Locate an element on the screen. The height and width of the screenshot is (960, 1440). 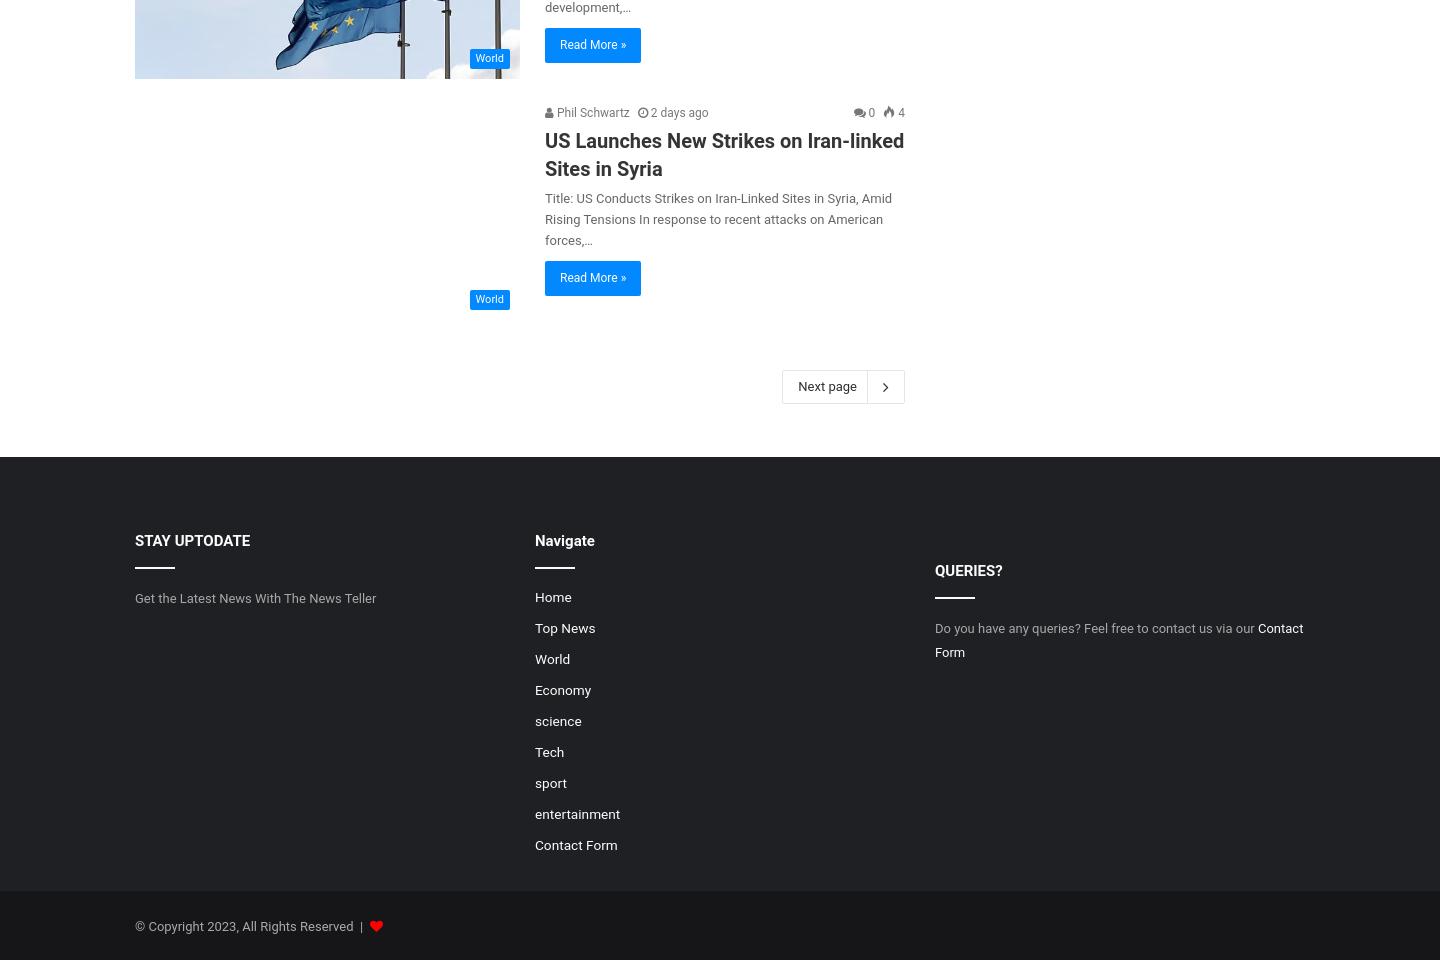
'© Copyright 2023, All Rights Reserved  |' is located at coordinates (134, 925).